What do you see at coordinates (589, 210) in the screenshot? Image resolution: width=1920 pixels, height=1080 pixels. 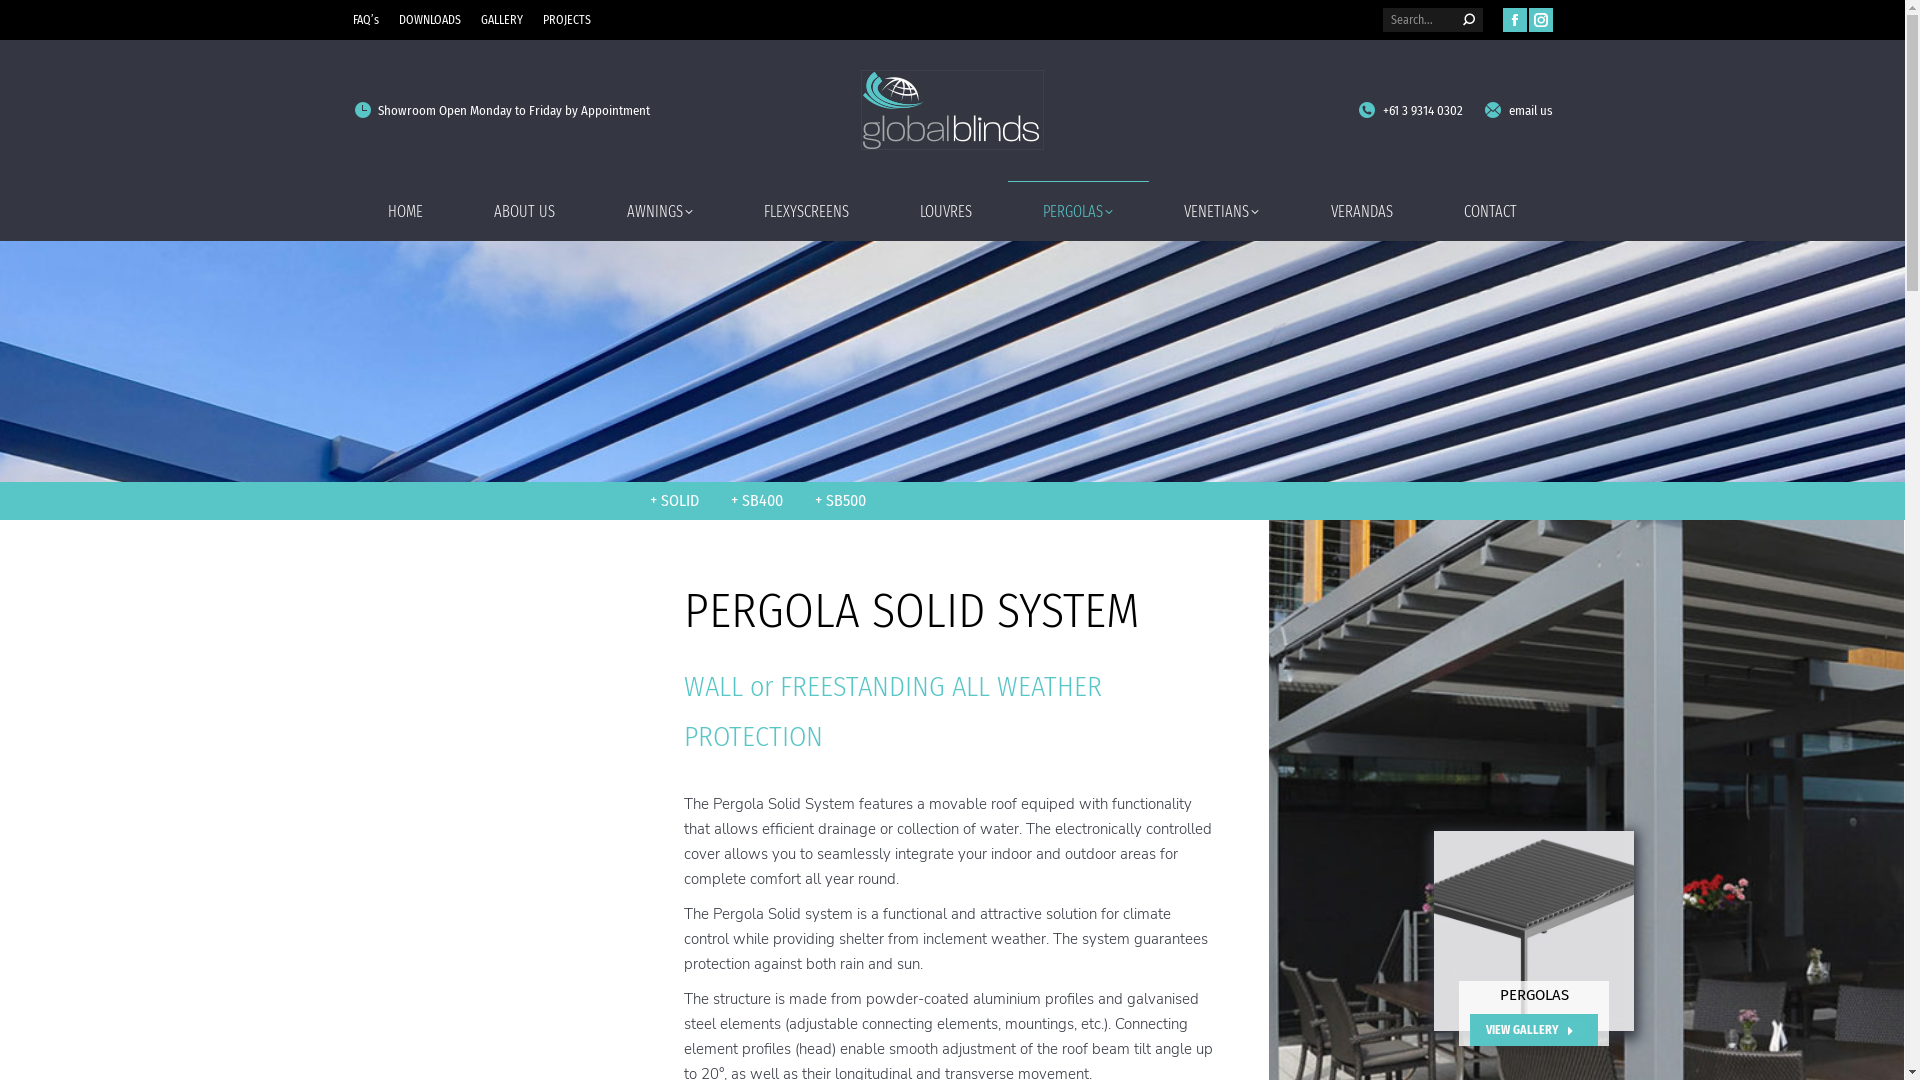 I see `'AWNINGS'` at bounding box center [589, 210].